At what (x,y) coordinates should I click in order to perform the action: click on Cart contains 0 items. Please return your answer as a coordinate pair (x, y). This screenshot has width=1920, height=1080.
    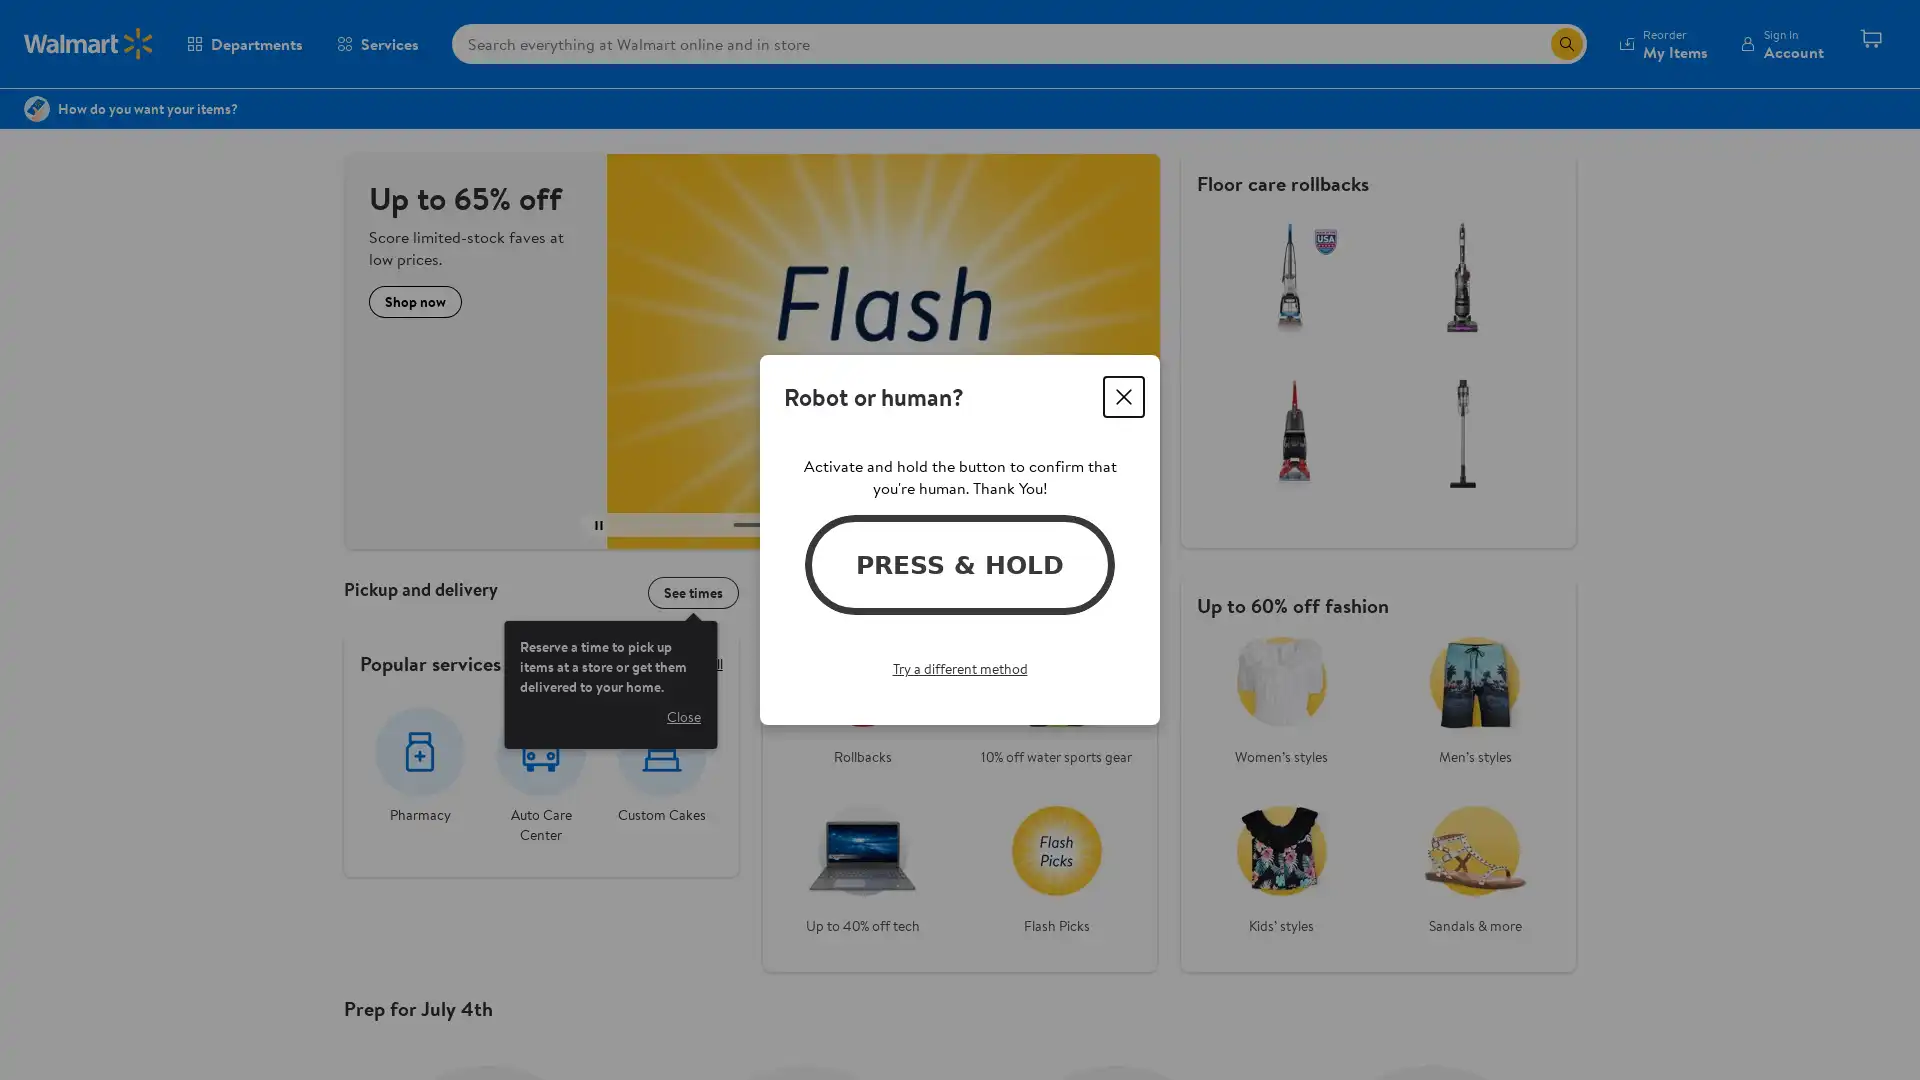
    Looking at the image, I should click on (1870, 43).